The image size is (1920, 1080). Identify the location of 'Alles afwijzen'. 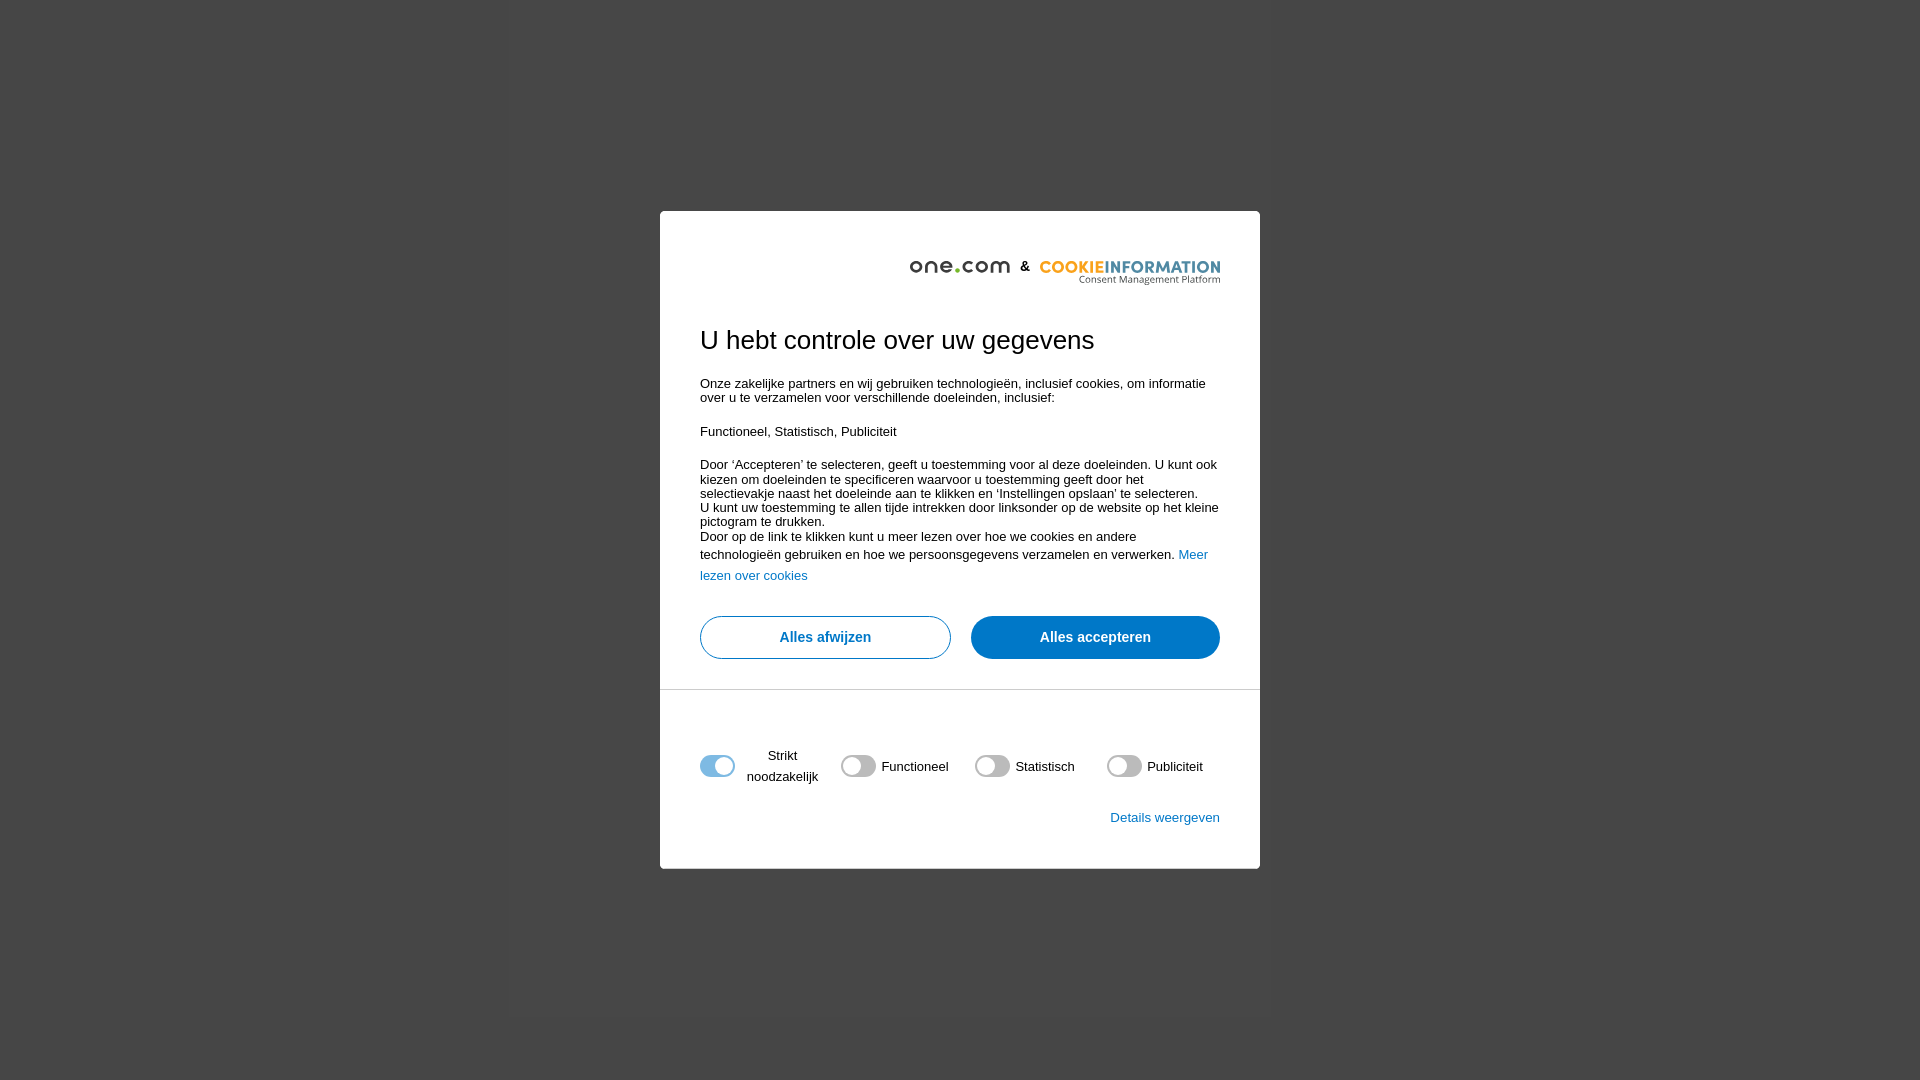
(825, 637).